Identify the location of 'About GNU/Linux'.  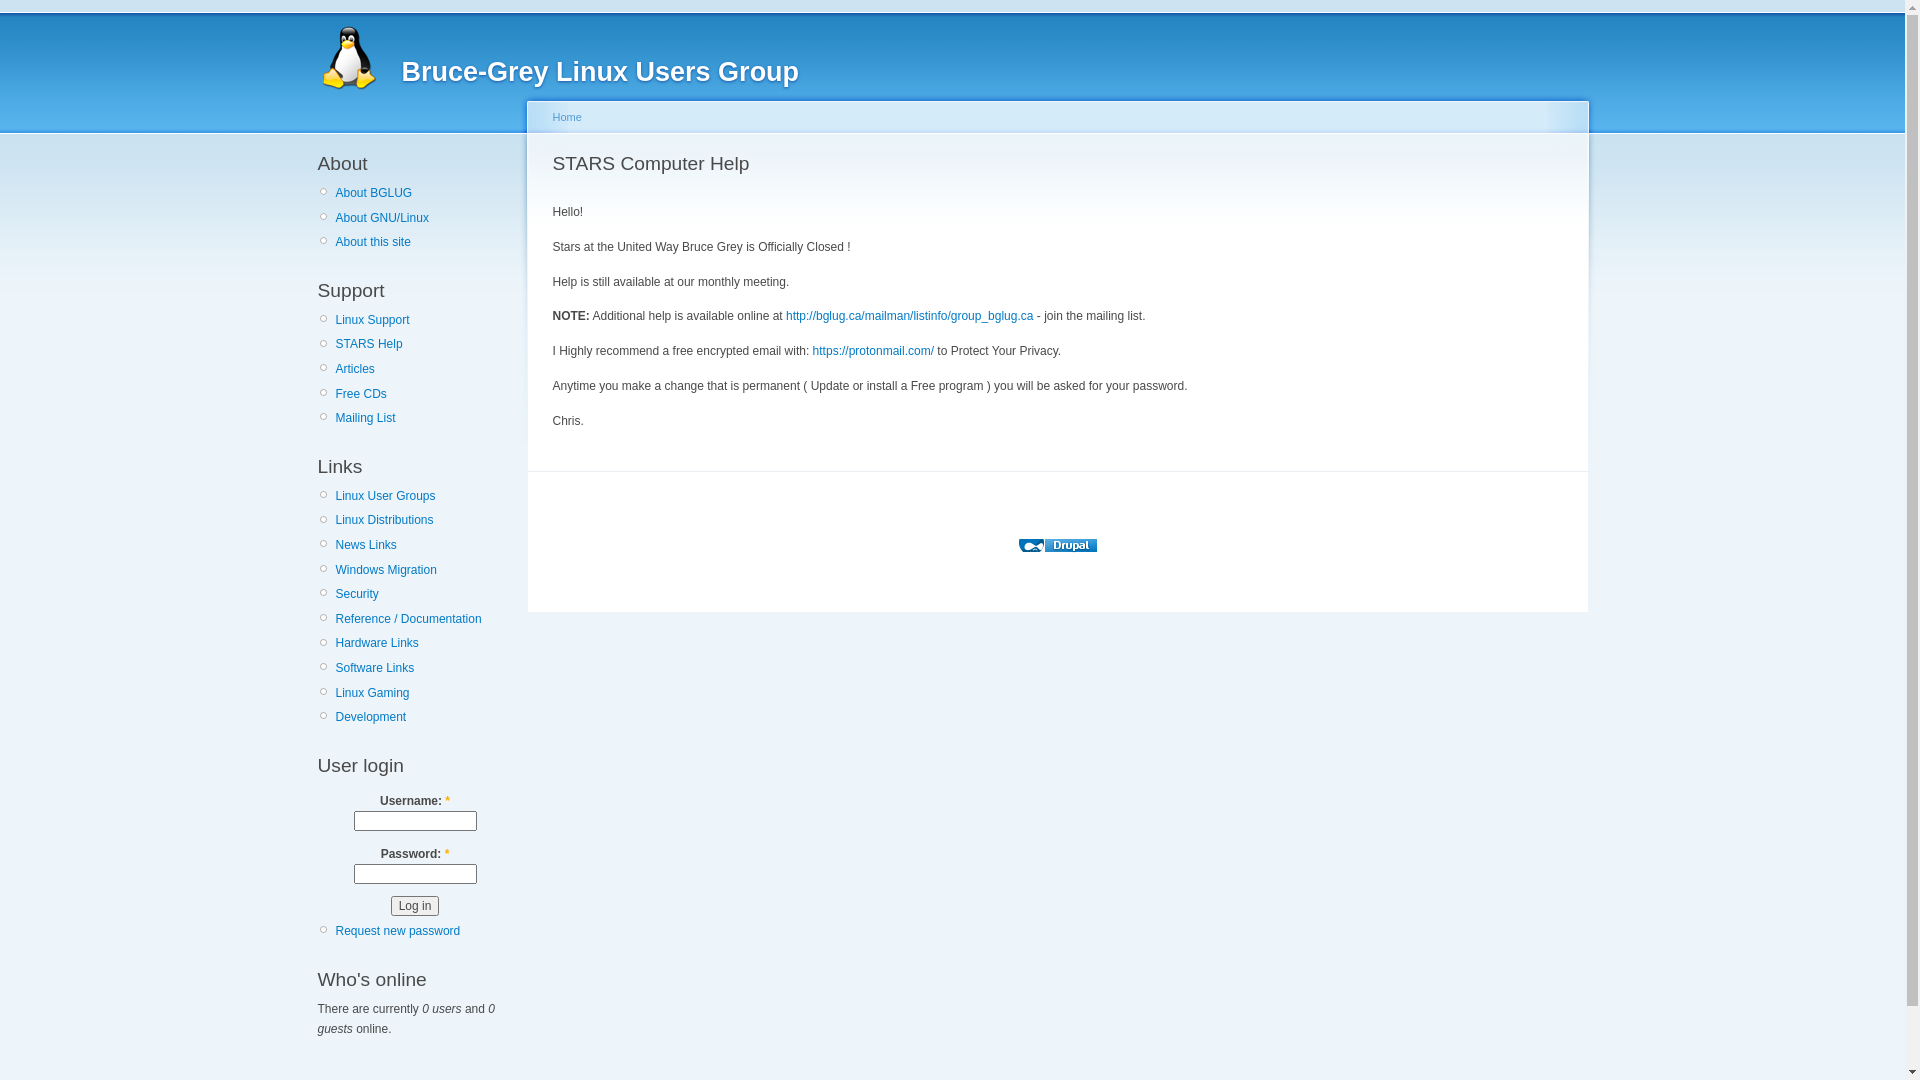
(423, 218).